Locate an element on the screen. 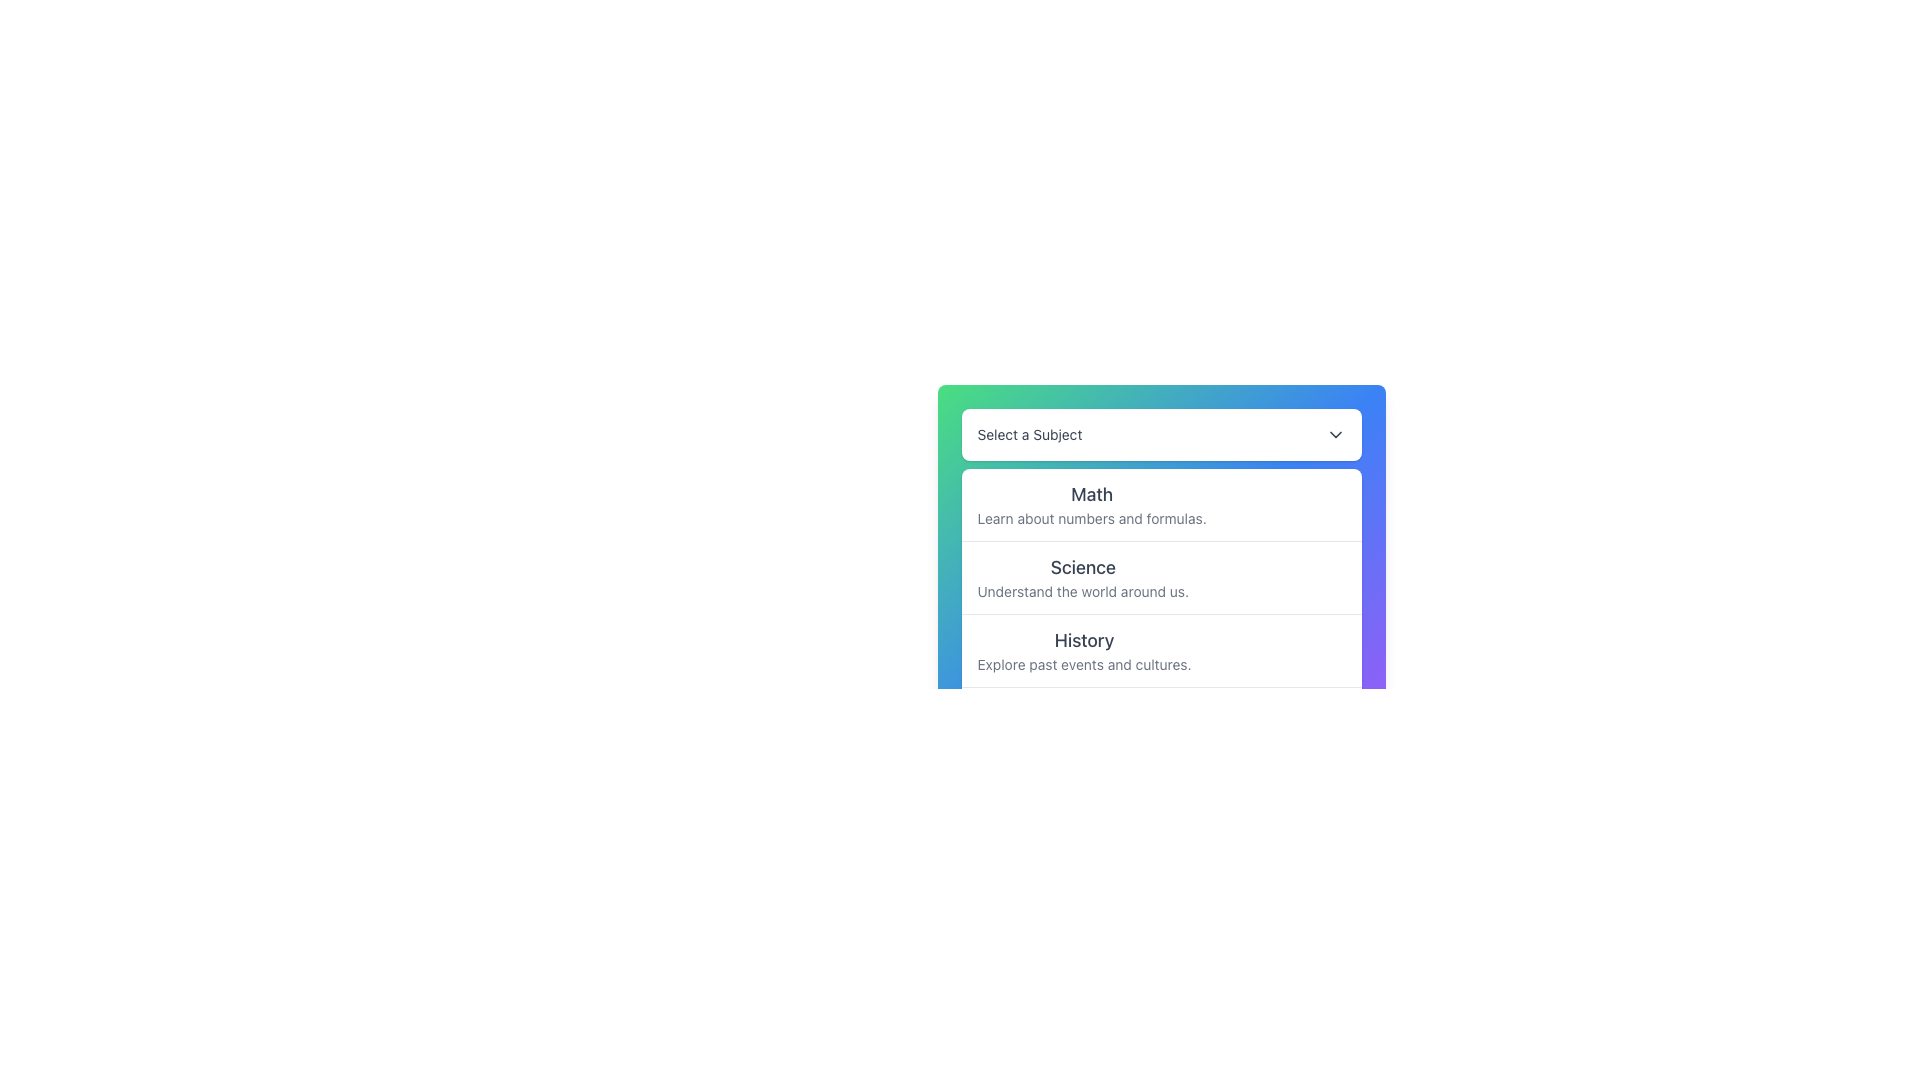 Image resolution: width=1920 pixels, height=1080 pixels. the chevron icon button located at the right end of the 'Select a Subject' dropdown header is located at coordinates (1335, 434).